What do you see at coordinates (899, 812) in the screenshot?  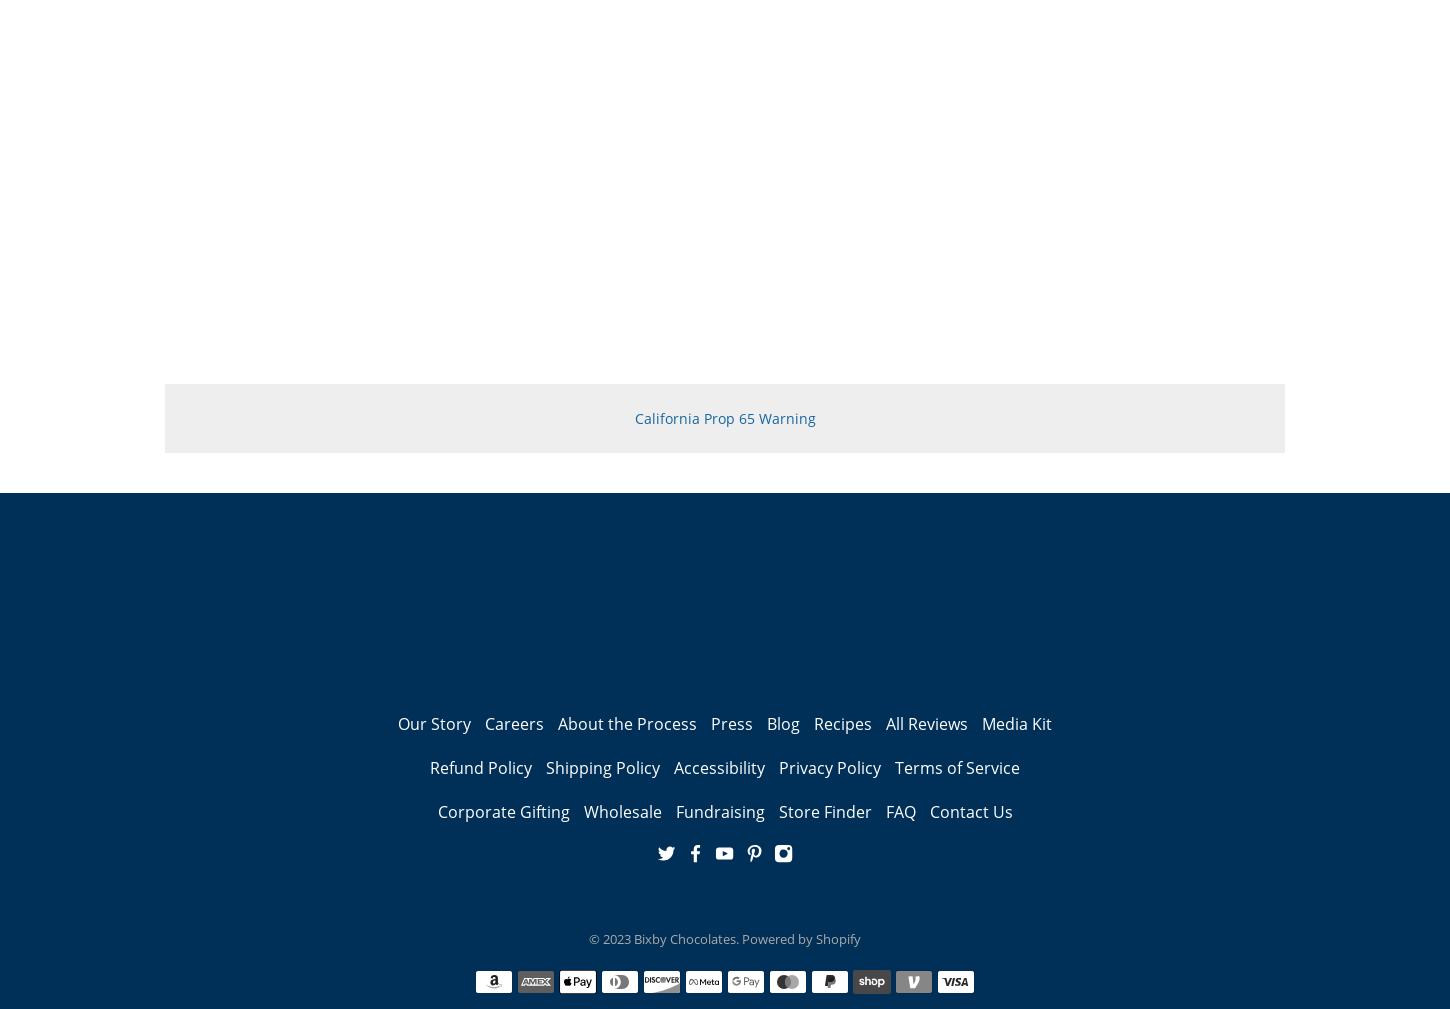 I see `'FAQ'` at bounding box center [899, 812].